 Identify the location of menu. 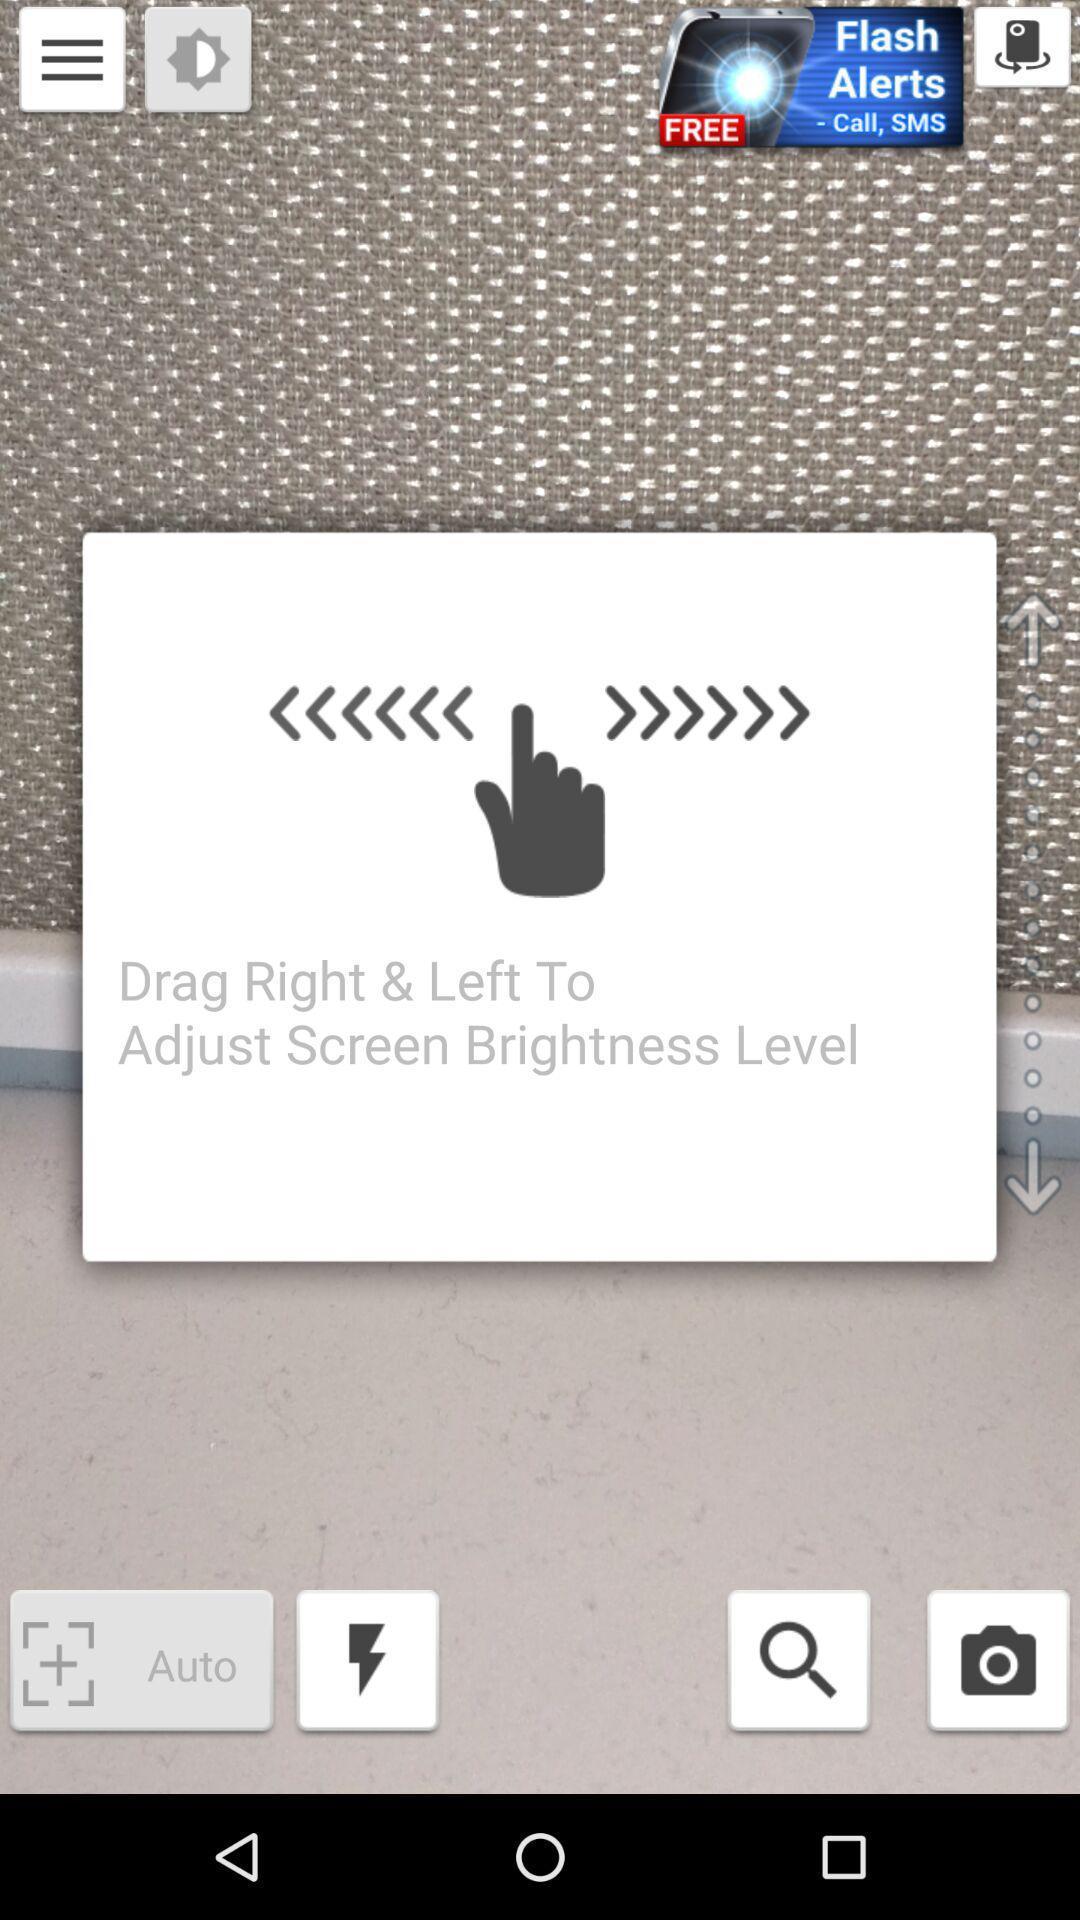
(71, 62).